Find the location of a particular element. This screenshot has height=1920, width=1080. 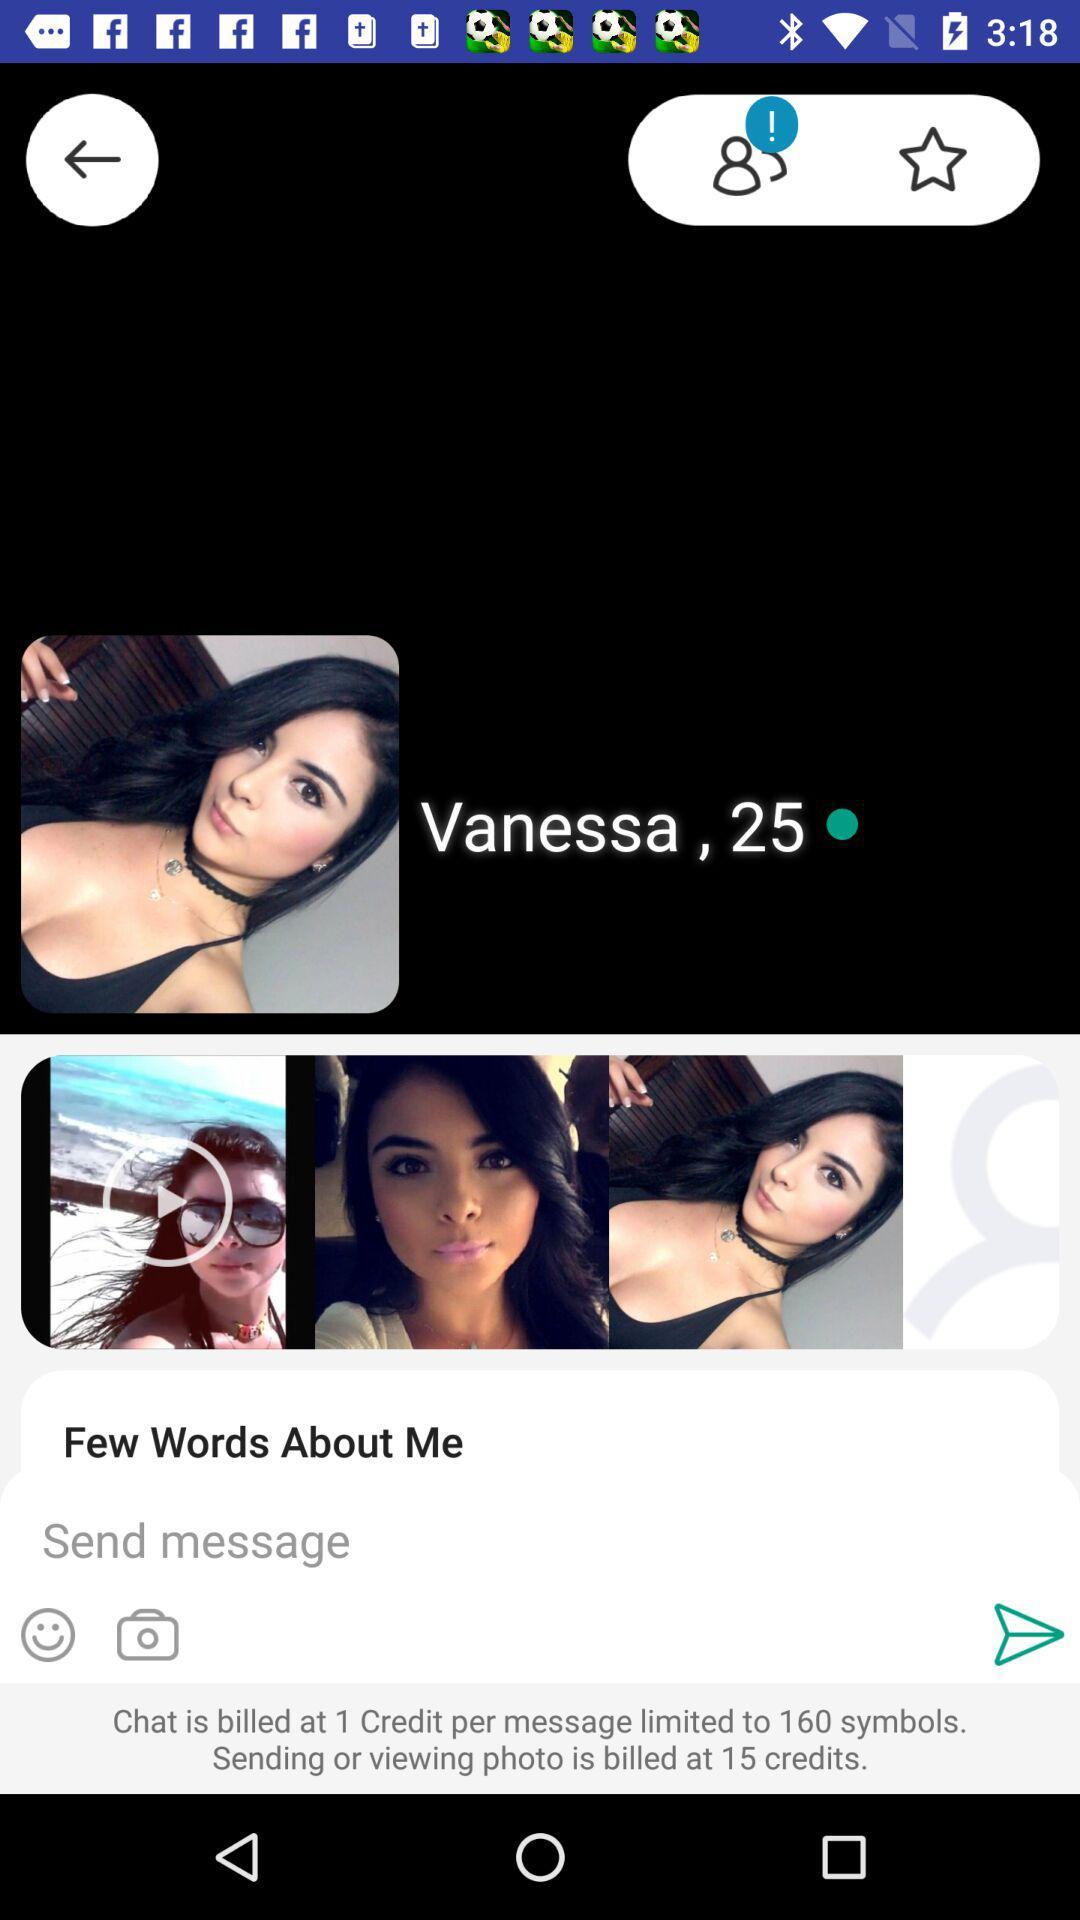

the arrow_backward icon is located at coordinates (92, 168).